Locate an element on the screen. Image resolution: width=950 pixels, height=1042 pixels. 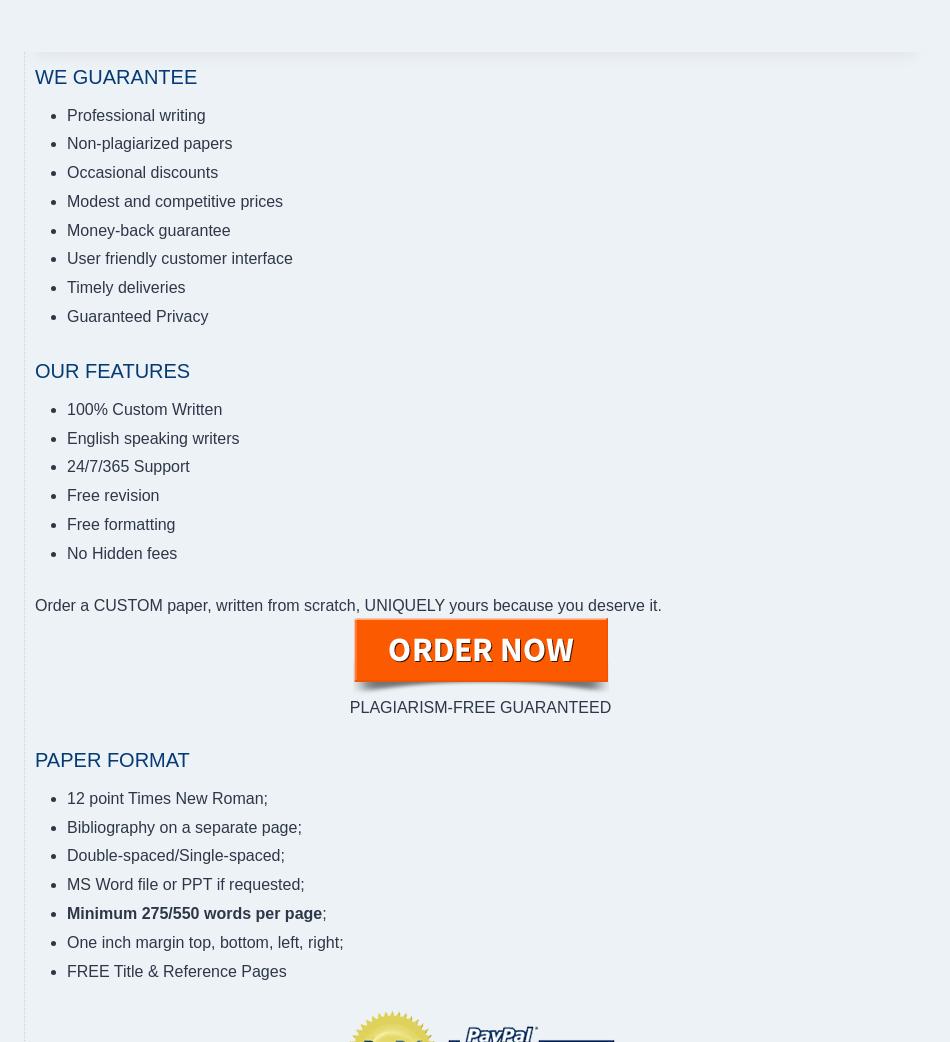
'FREE Title & Reference Pages' is located at coordinates (176, 970).